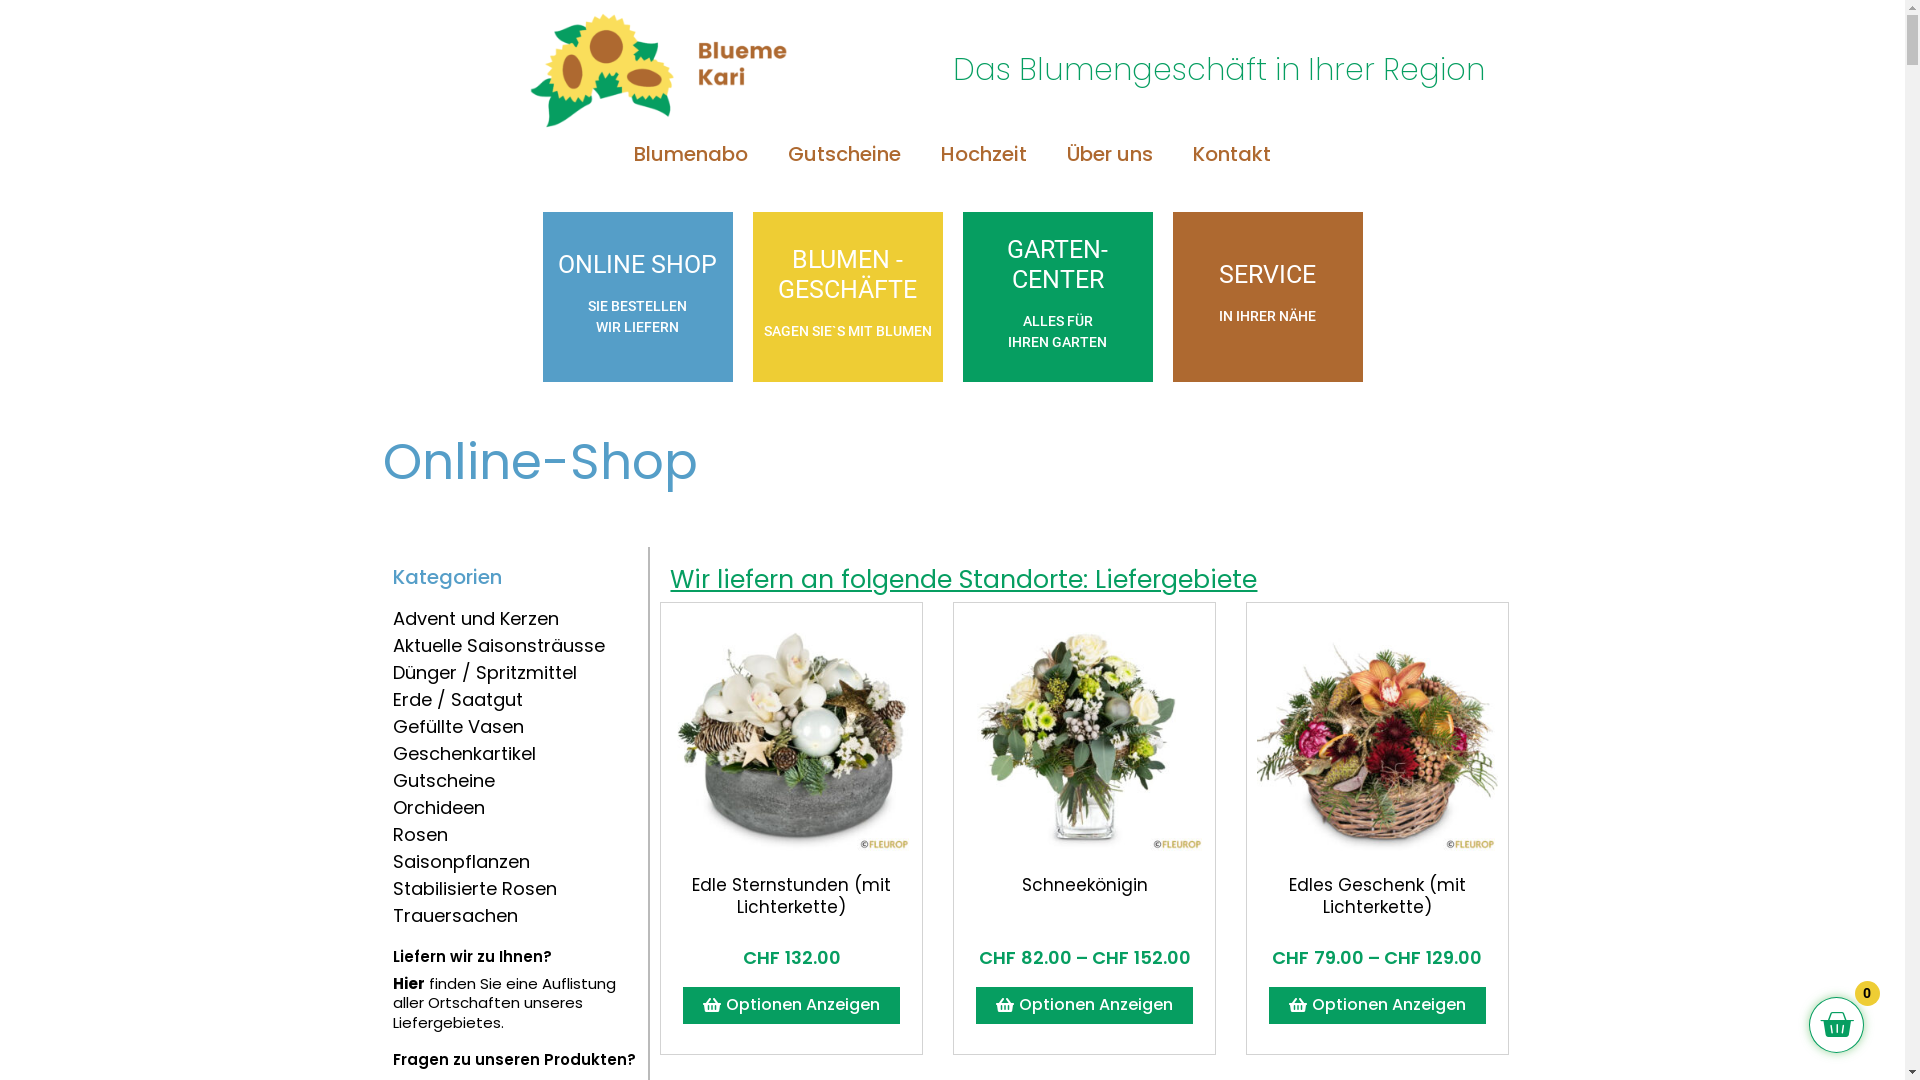 The width and height of the screenshot is (1920, 1080). I want to click on 'Trauersachen', so click(392, 915).